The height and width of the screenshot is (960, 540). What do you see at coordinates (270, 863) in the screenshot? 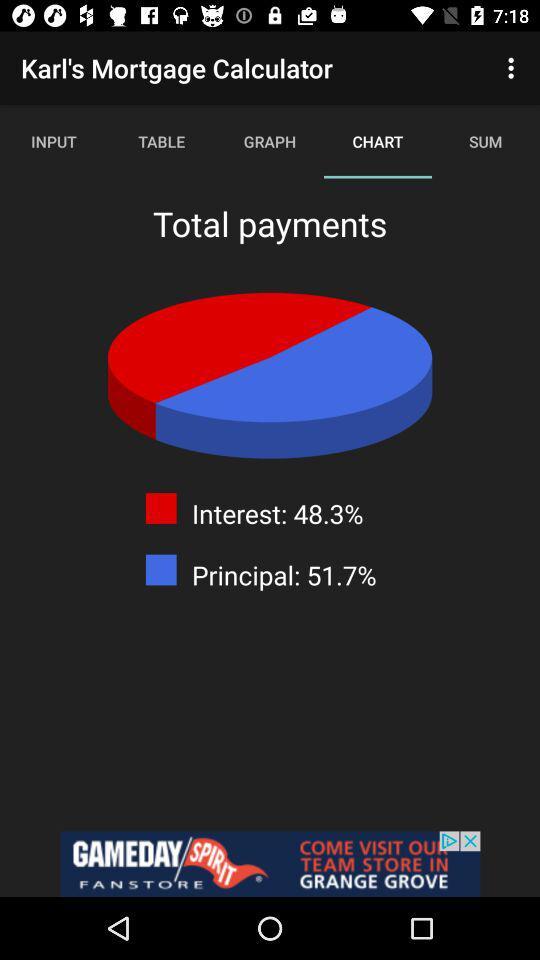
I see `advertisements are displayed` at bounding box center [270, 863].